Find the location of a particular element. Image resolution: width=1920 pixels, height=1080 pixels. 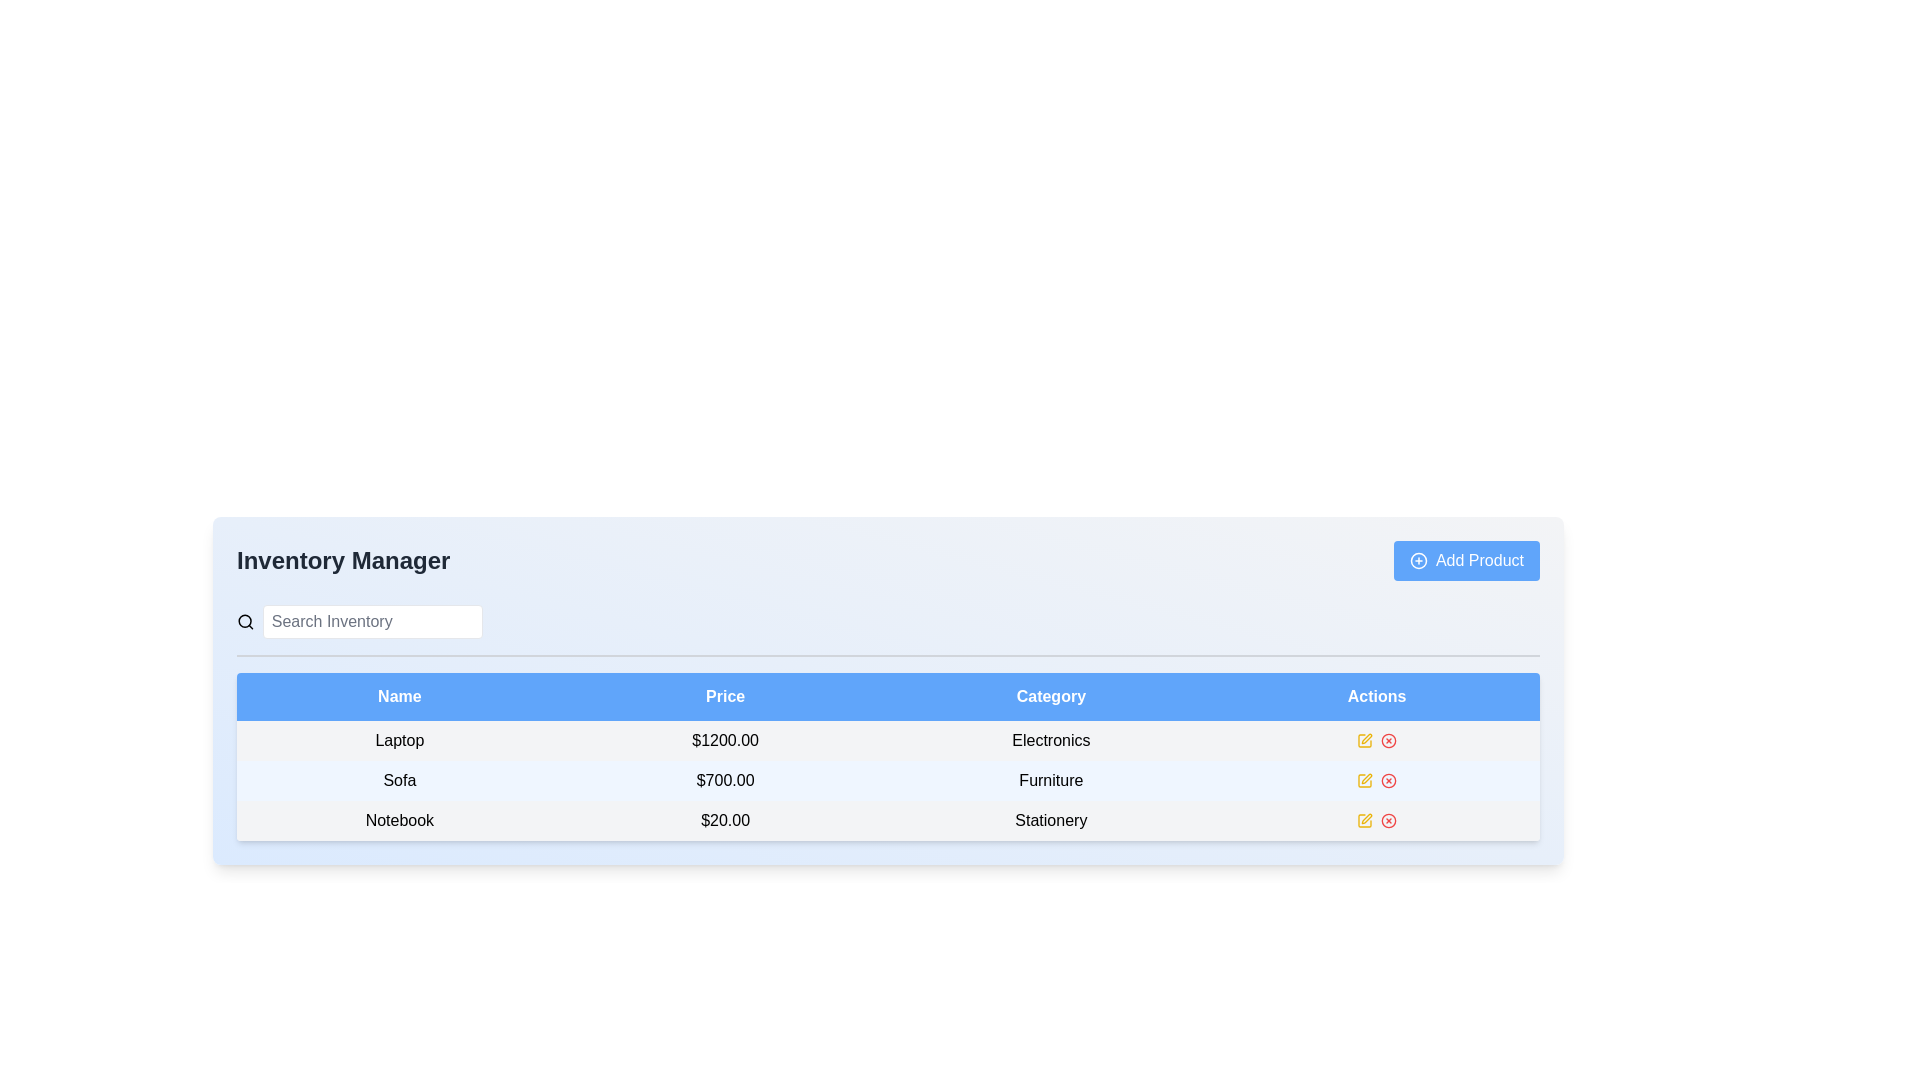

the first row of the table displaying 'Laptop', '$1200.00', and 'Electronics' is located at coordinates (887, 740).